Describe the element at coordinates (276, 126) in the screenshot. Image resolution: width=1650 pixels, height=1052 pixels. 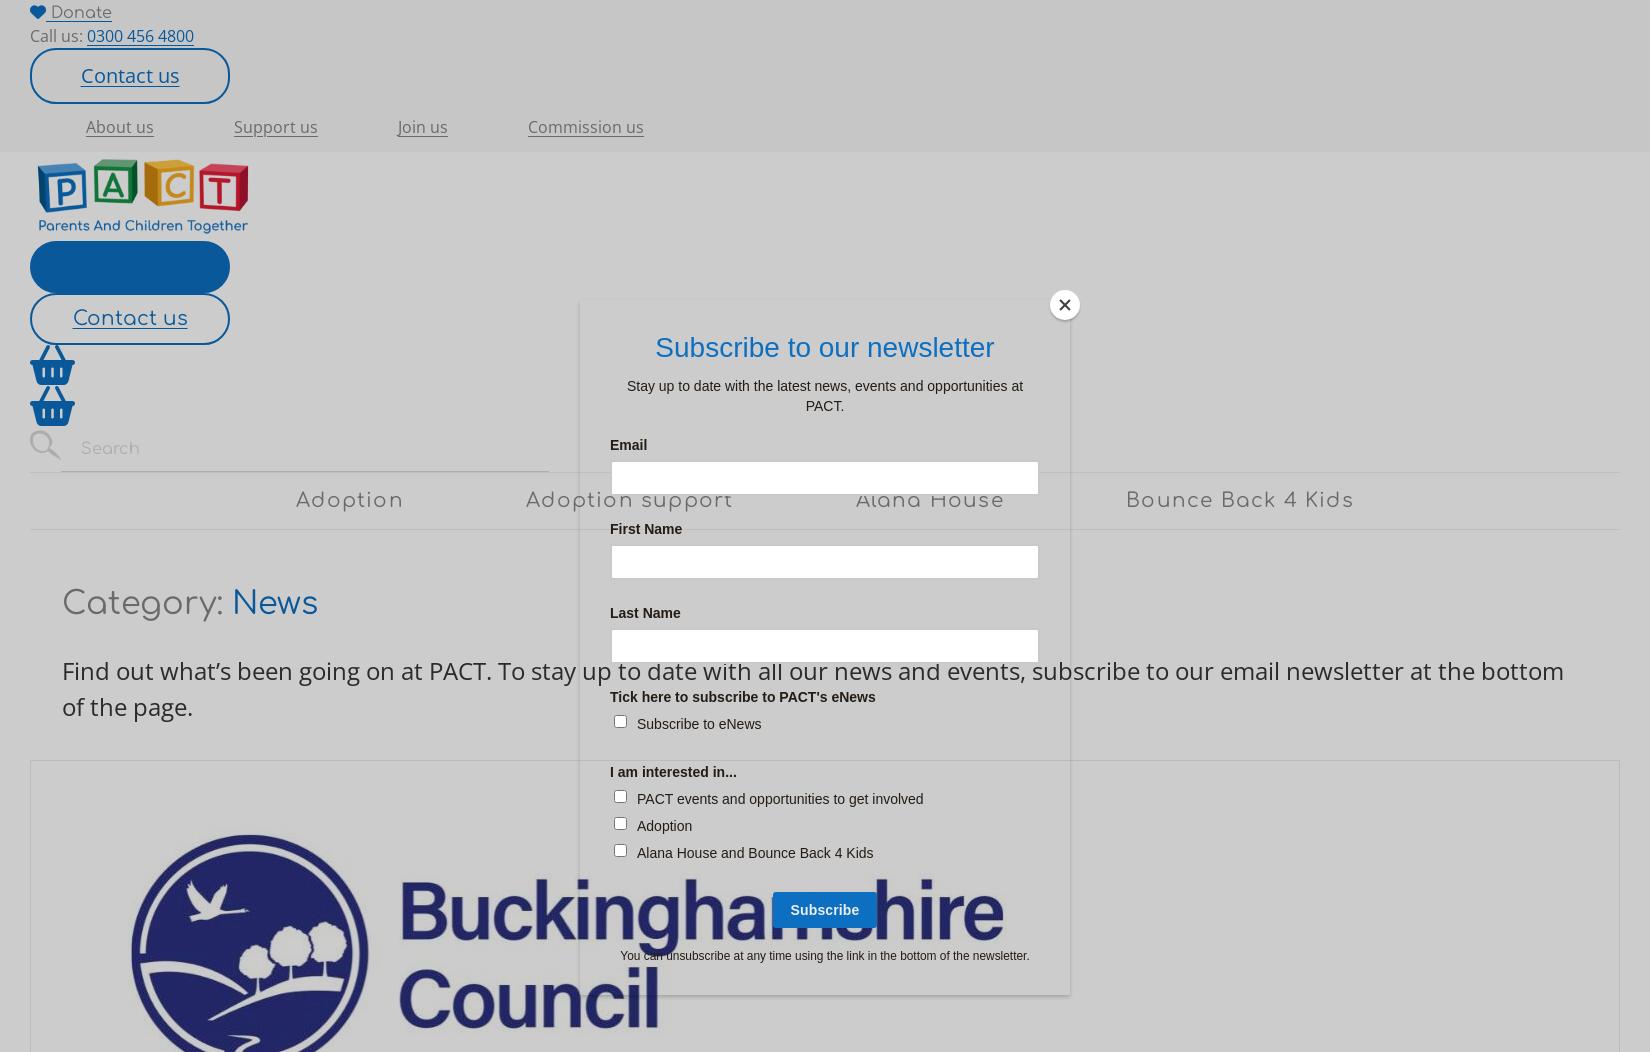
I see `'Support us'` at that location.